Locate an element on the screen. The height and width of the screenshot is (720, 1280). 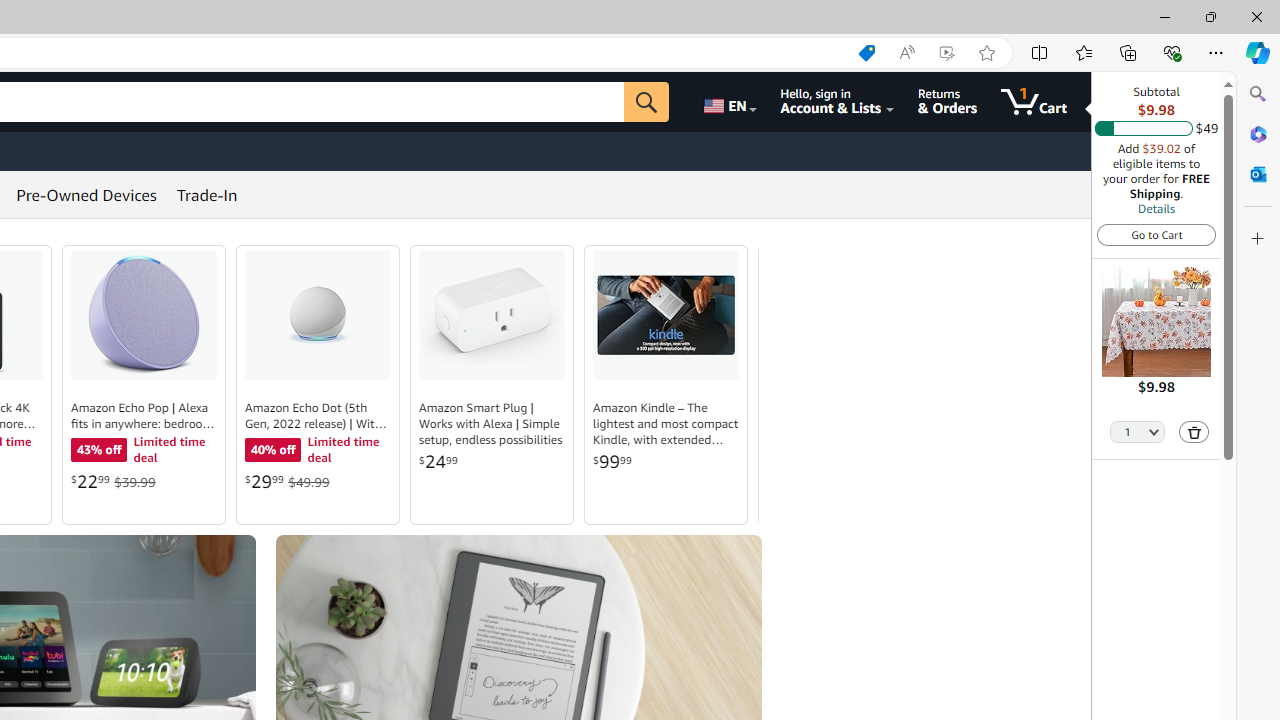
'Outlook' is located at coordinates (1257, 173).